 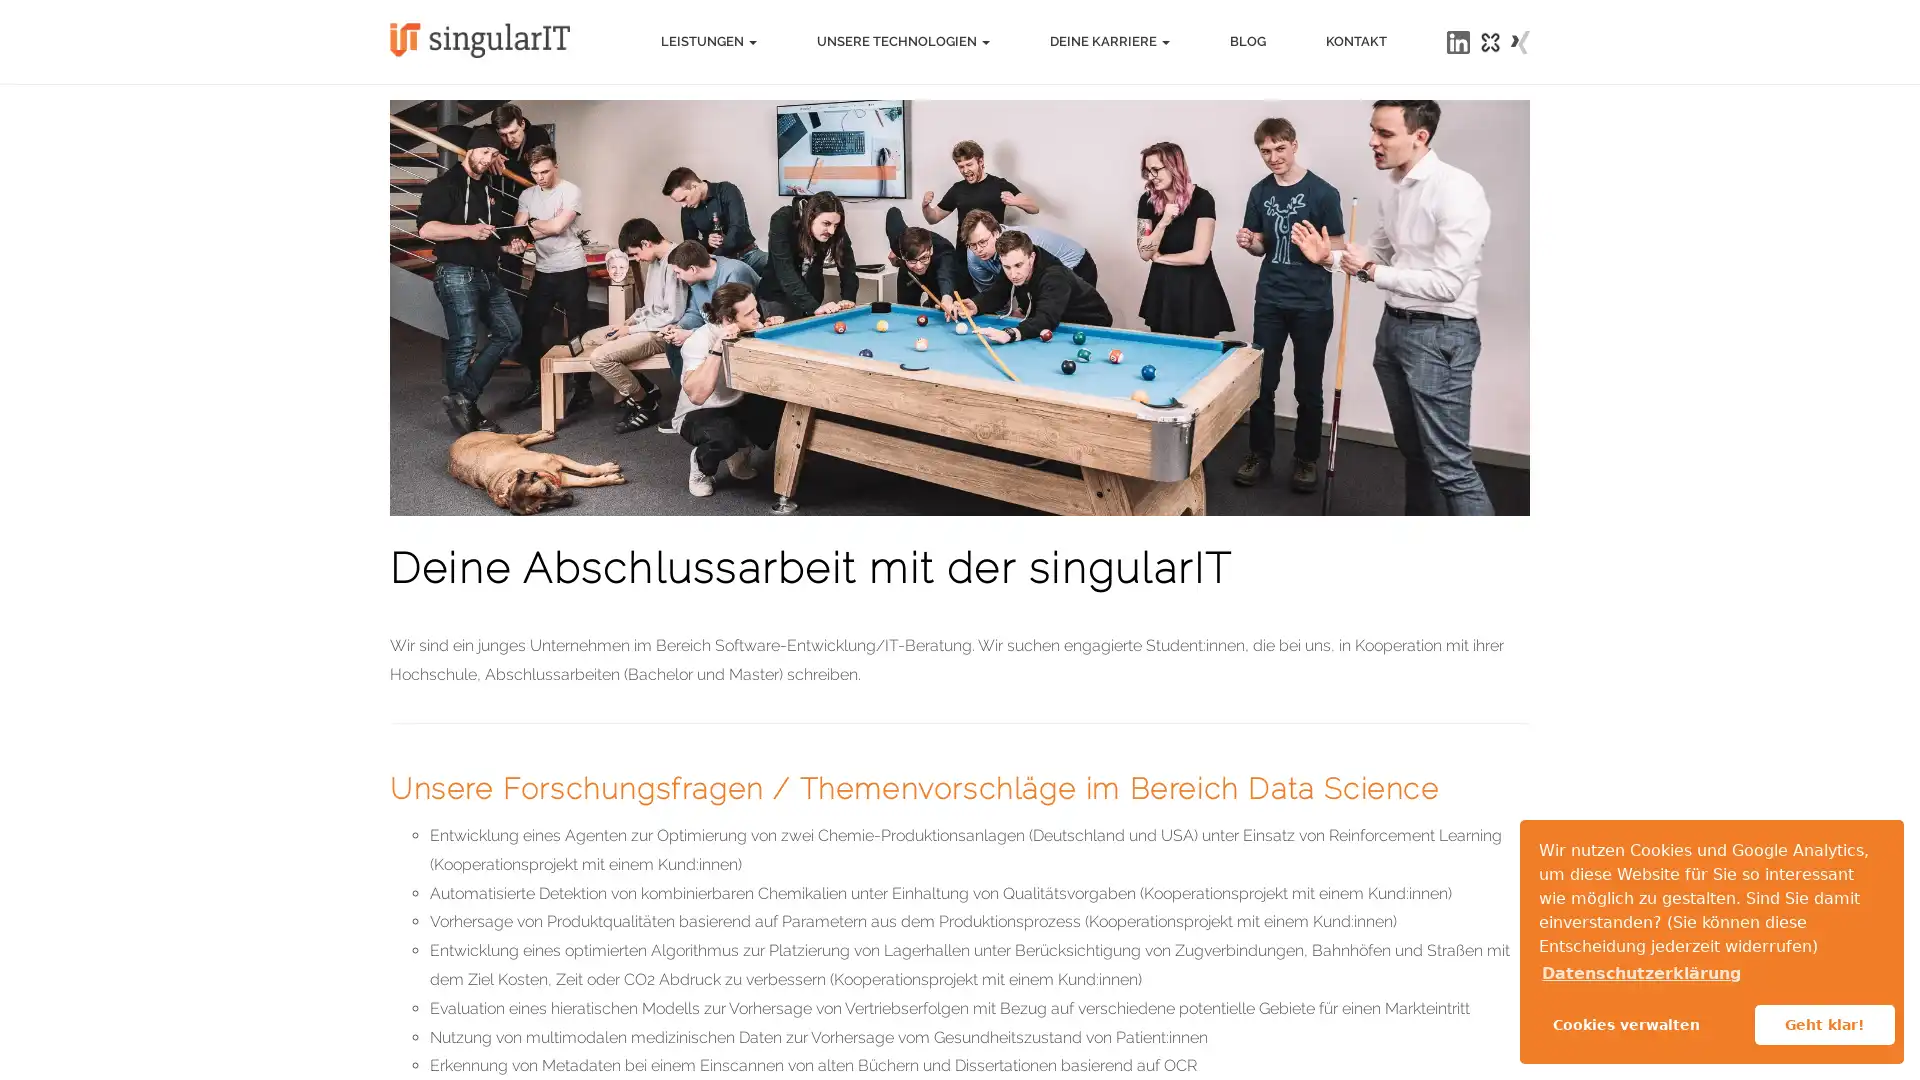 What do you see at coordinates (1626, 1024) in the screenshot?
I see `Cookies verwalten` at bounding box center [1626, 1024].